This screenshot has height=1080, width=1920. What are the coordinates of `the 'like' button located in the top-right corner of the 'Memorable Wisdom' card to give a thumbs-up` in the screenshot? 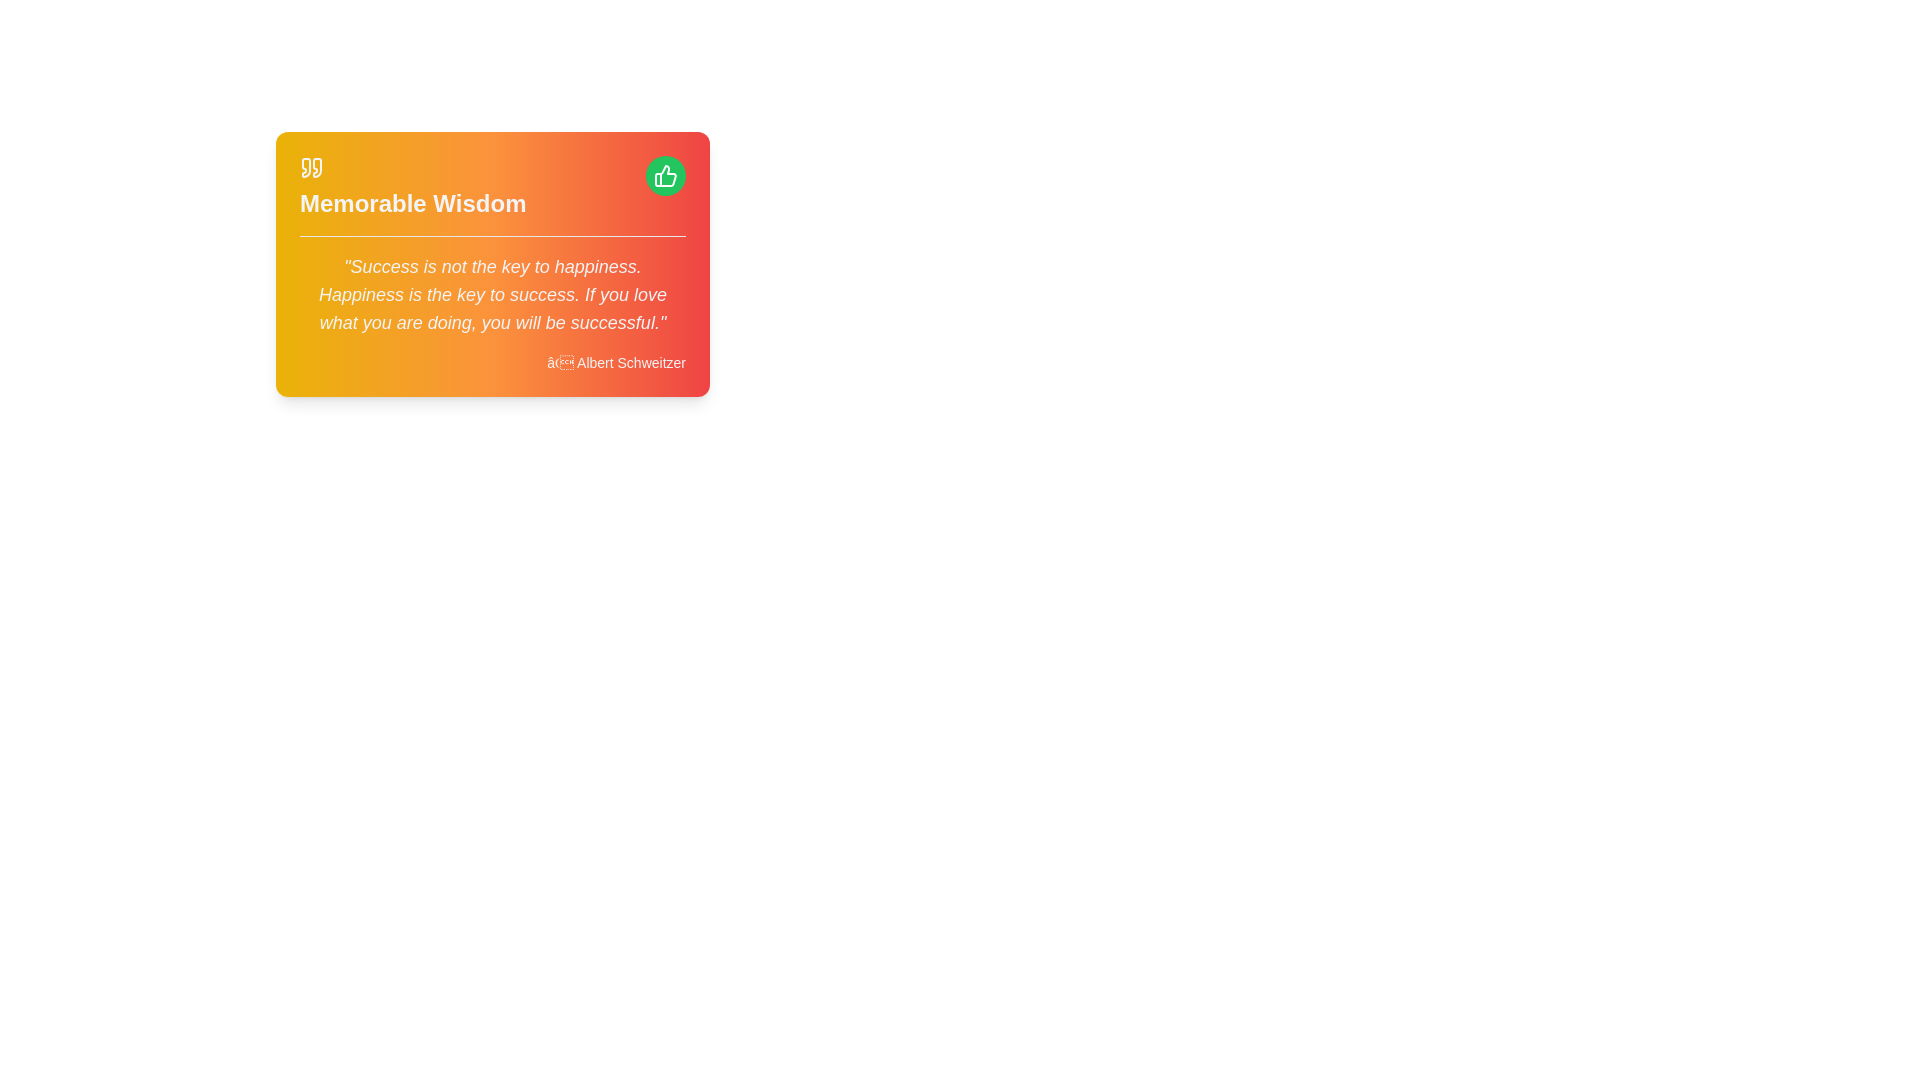 It's located at (666, 175).